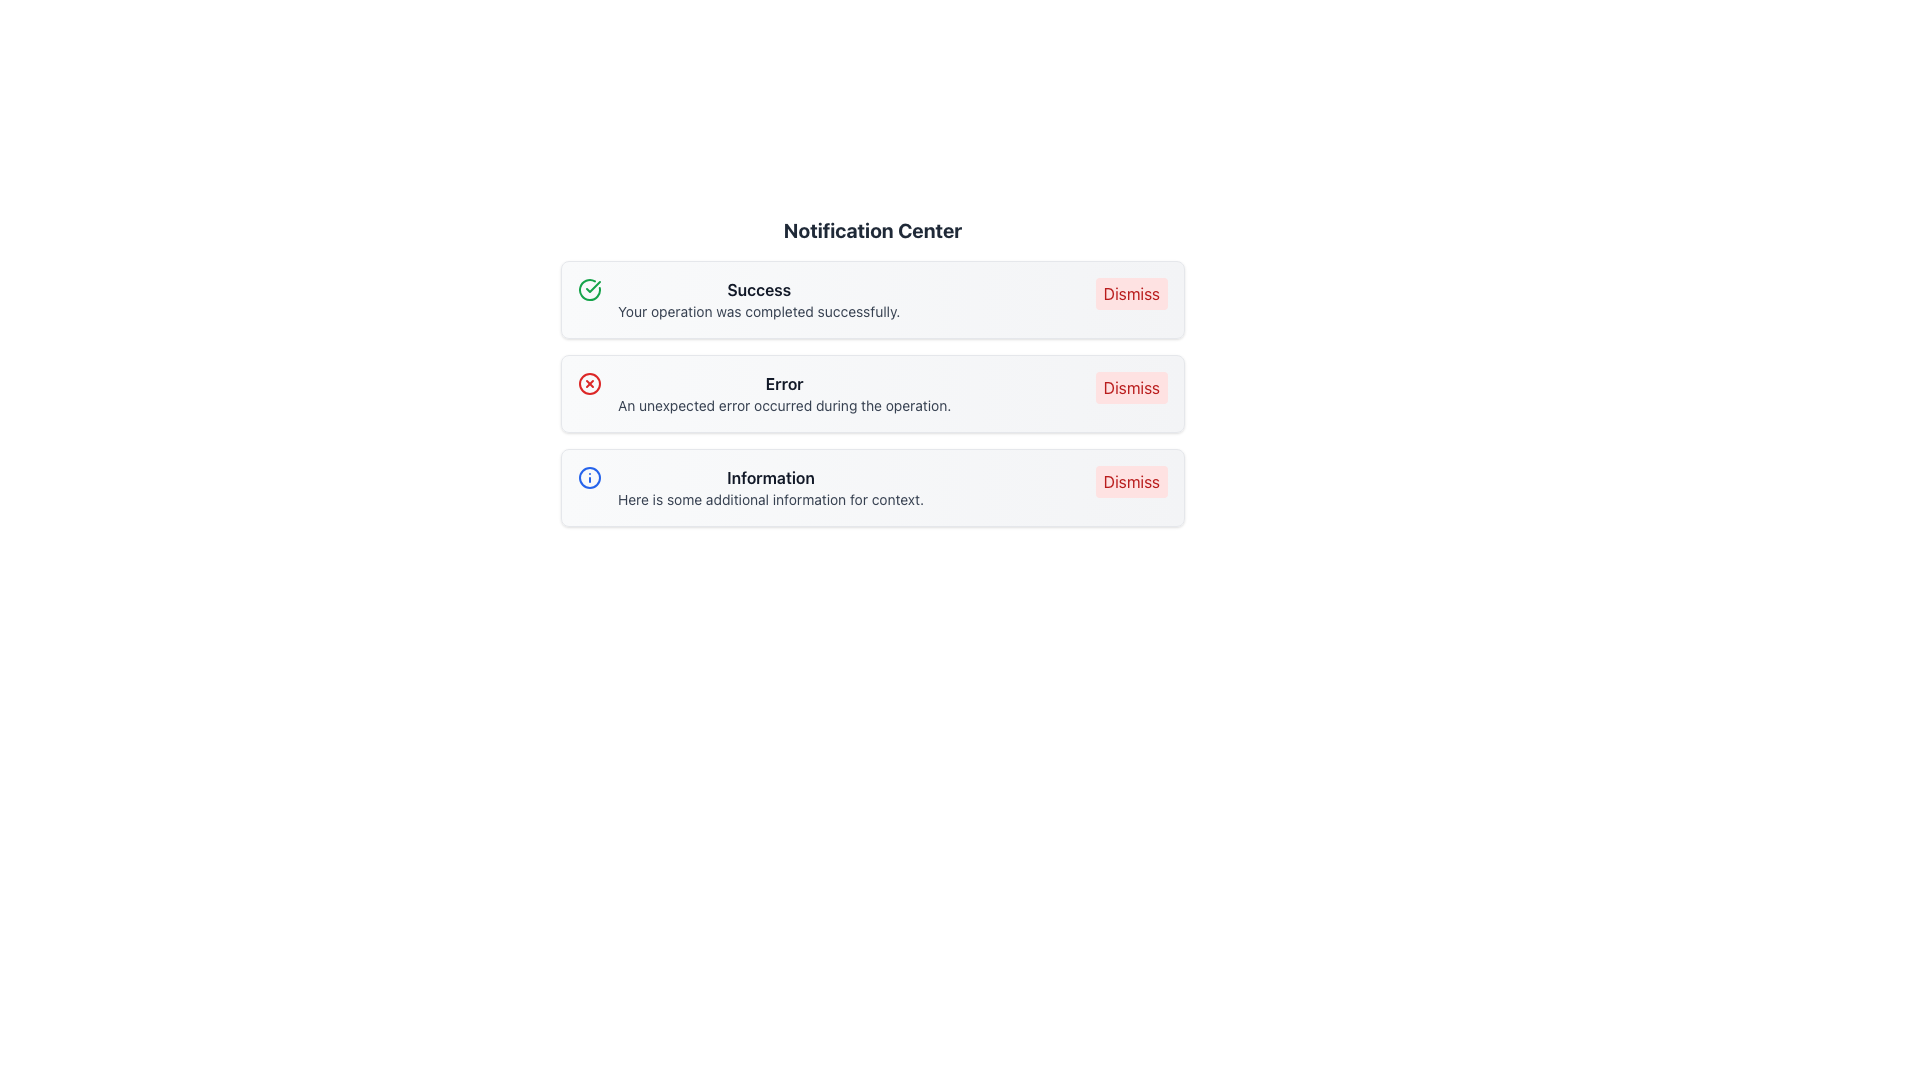 This screenshot has height=1080, width=1920. What do you see at coordinates (770, 488) in the screenshot?
I see `the descriptive text block located in the lower section of the notification center interface, beneath the 'Information' heading` at bounding box center [770, 488].